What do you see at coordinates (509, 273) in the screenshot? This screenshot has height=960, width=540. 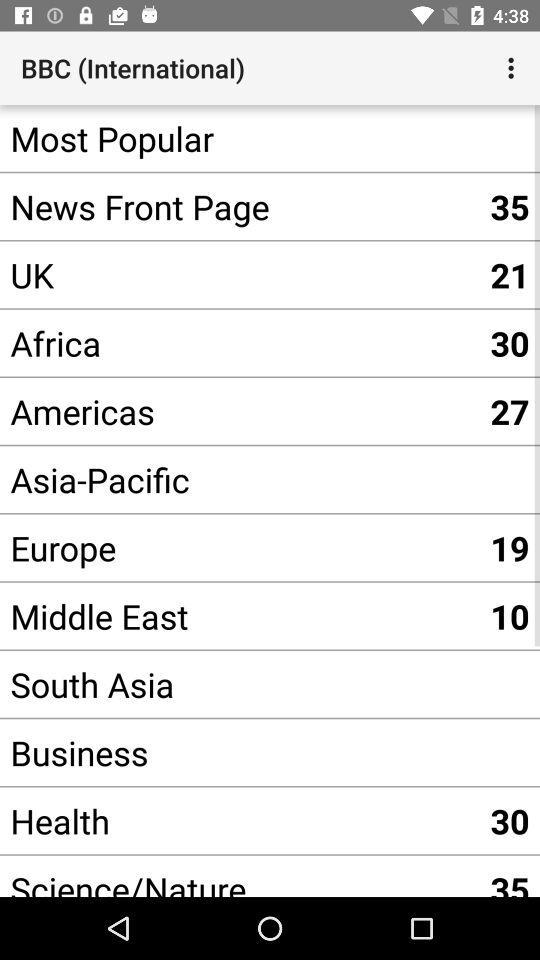 I see `the 21 item` at bounding box center [509, 273].